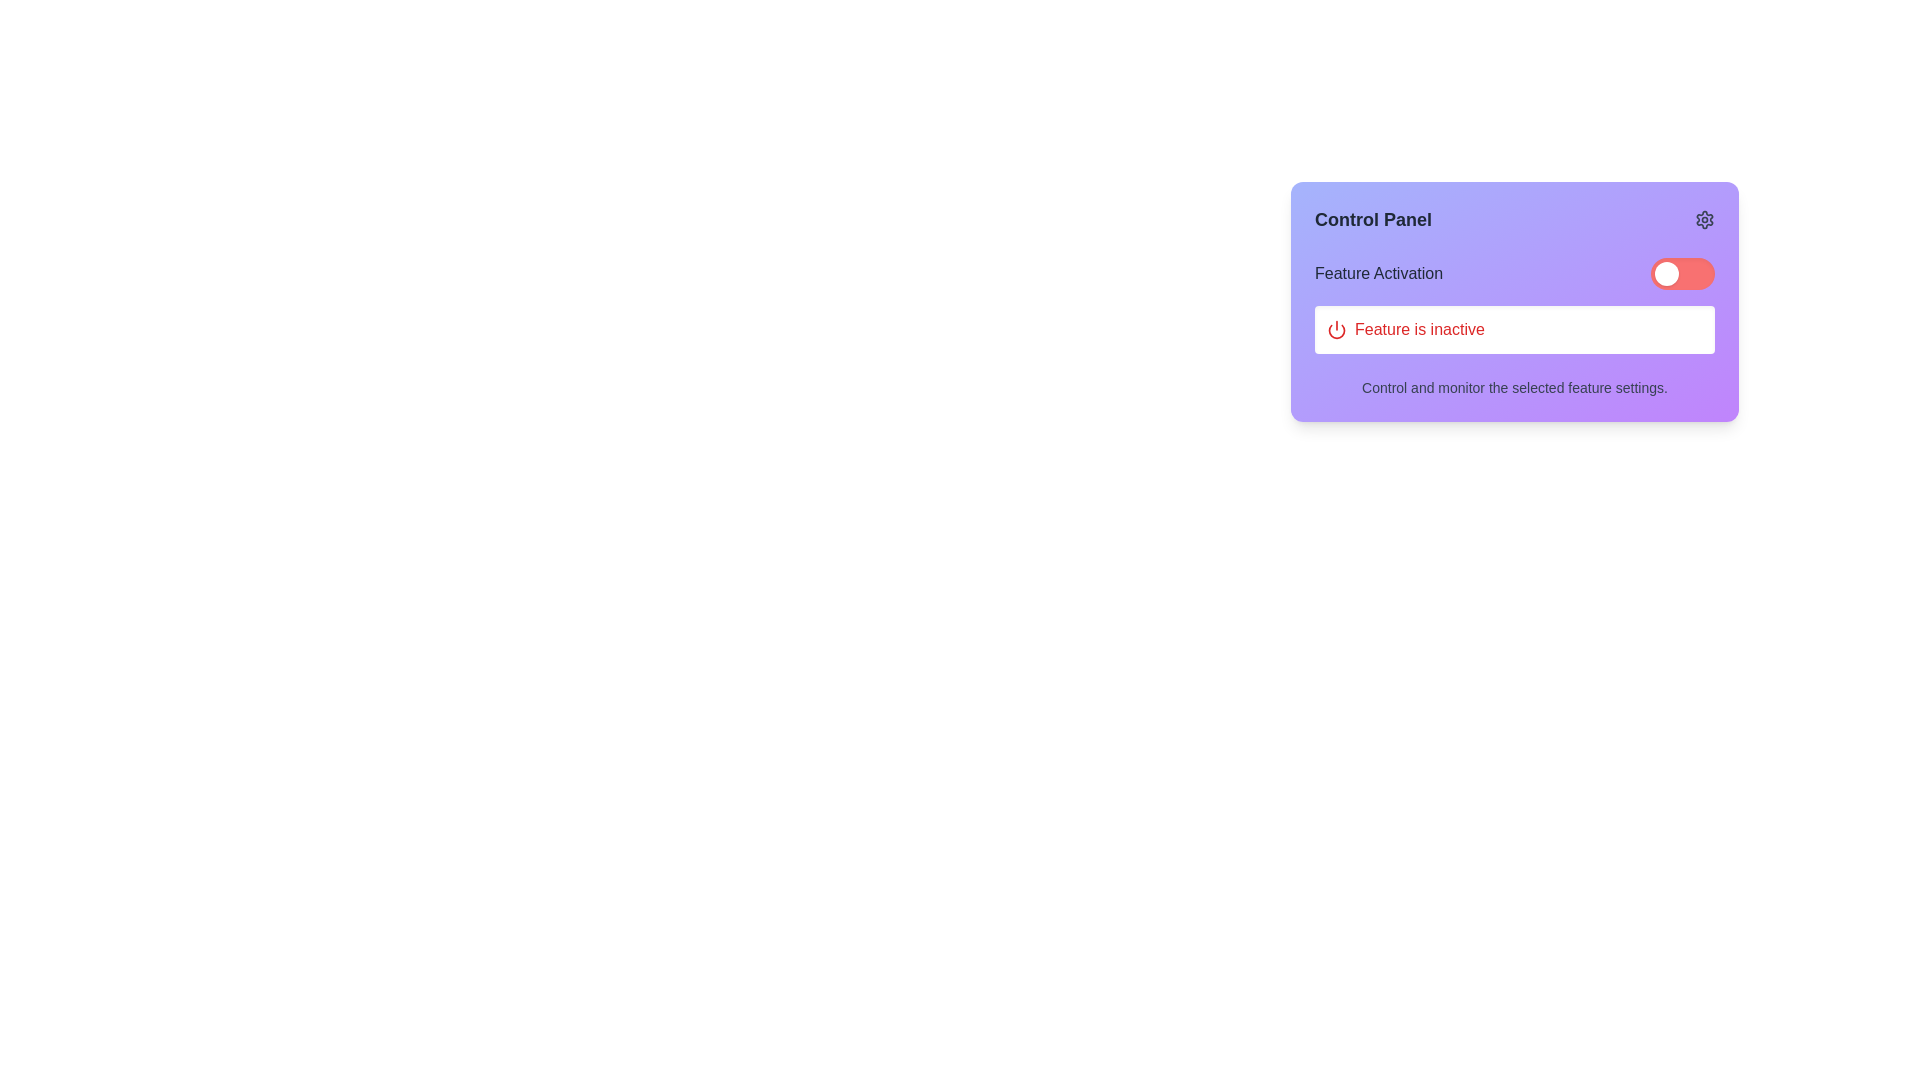  I want to click on the settings icon located in the top-right corner of the 'Control Panel' card, so click(1703, 219).